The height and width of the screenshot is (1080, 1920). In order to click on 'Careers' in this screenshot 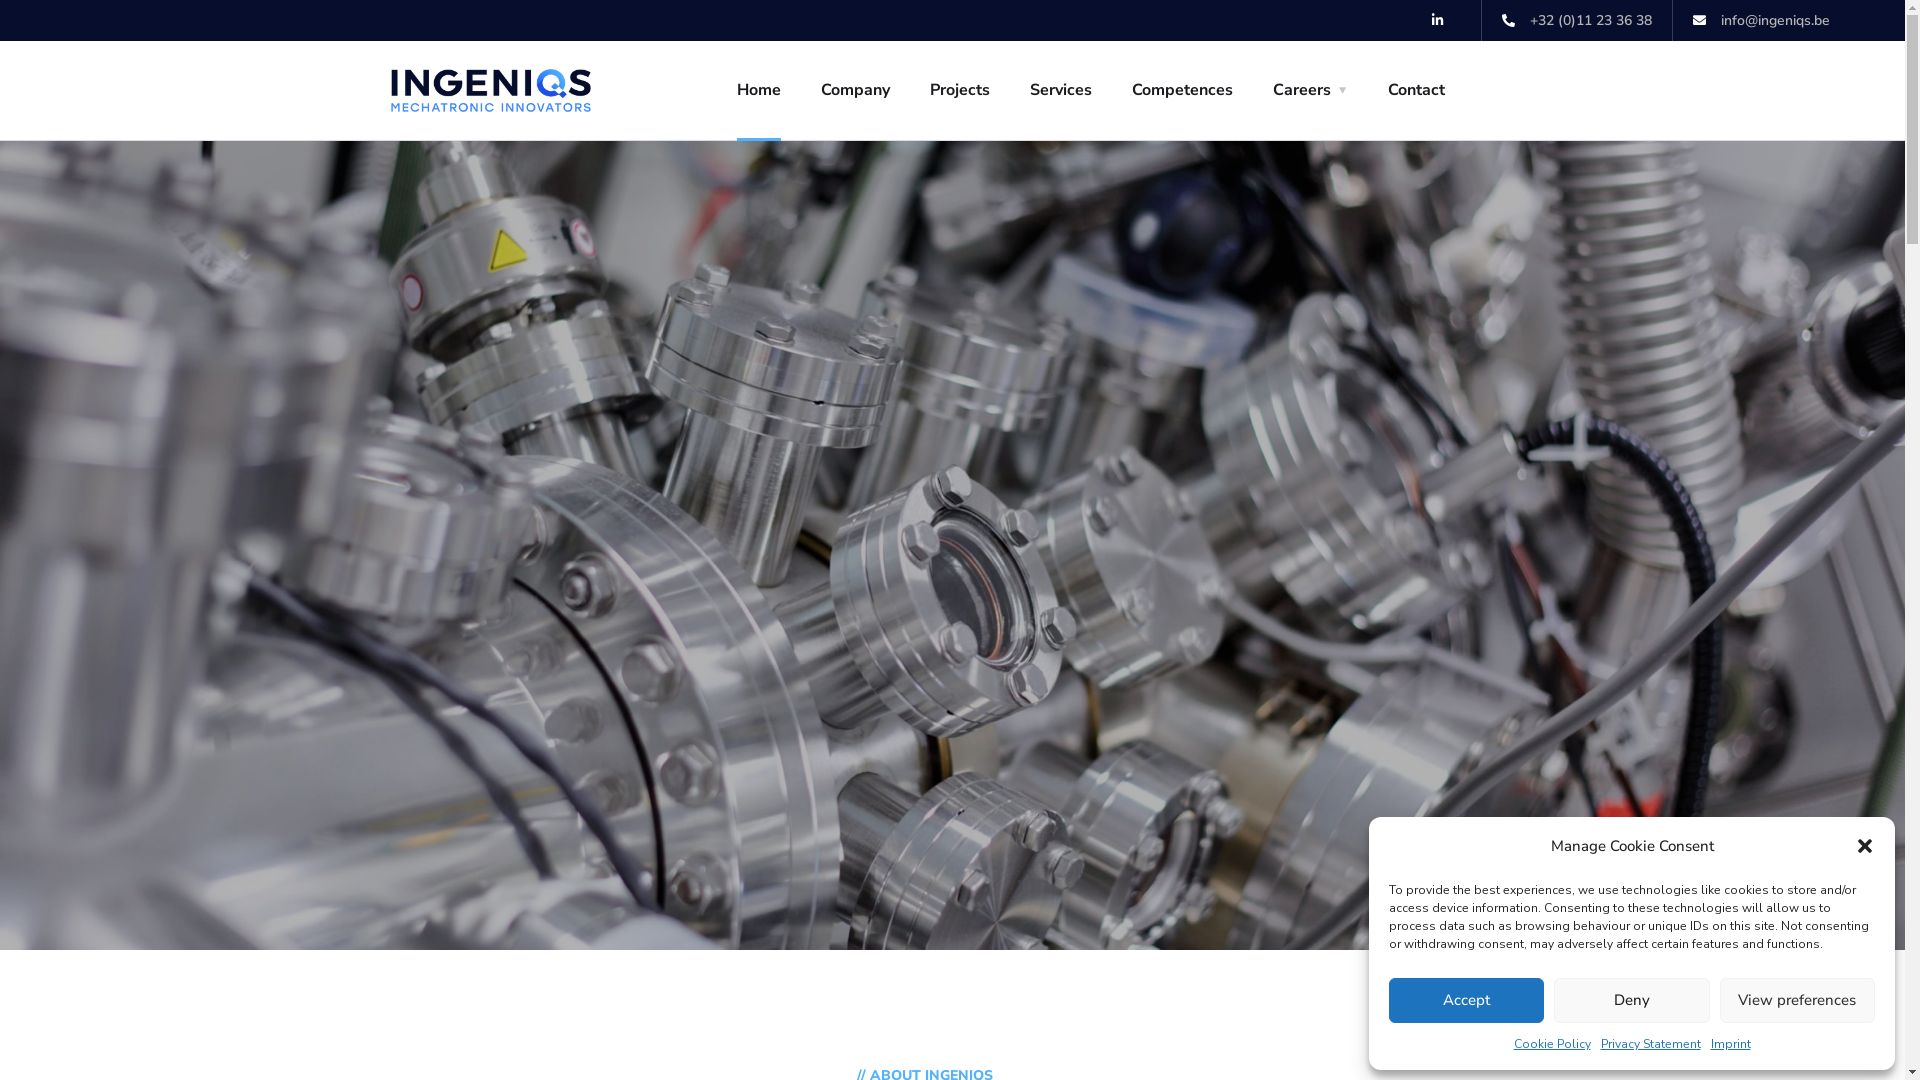, I will do `click(1309, 90)`.